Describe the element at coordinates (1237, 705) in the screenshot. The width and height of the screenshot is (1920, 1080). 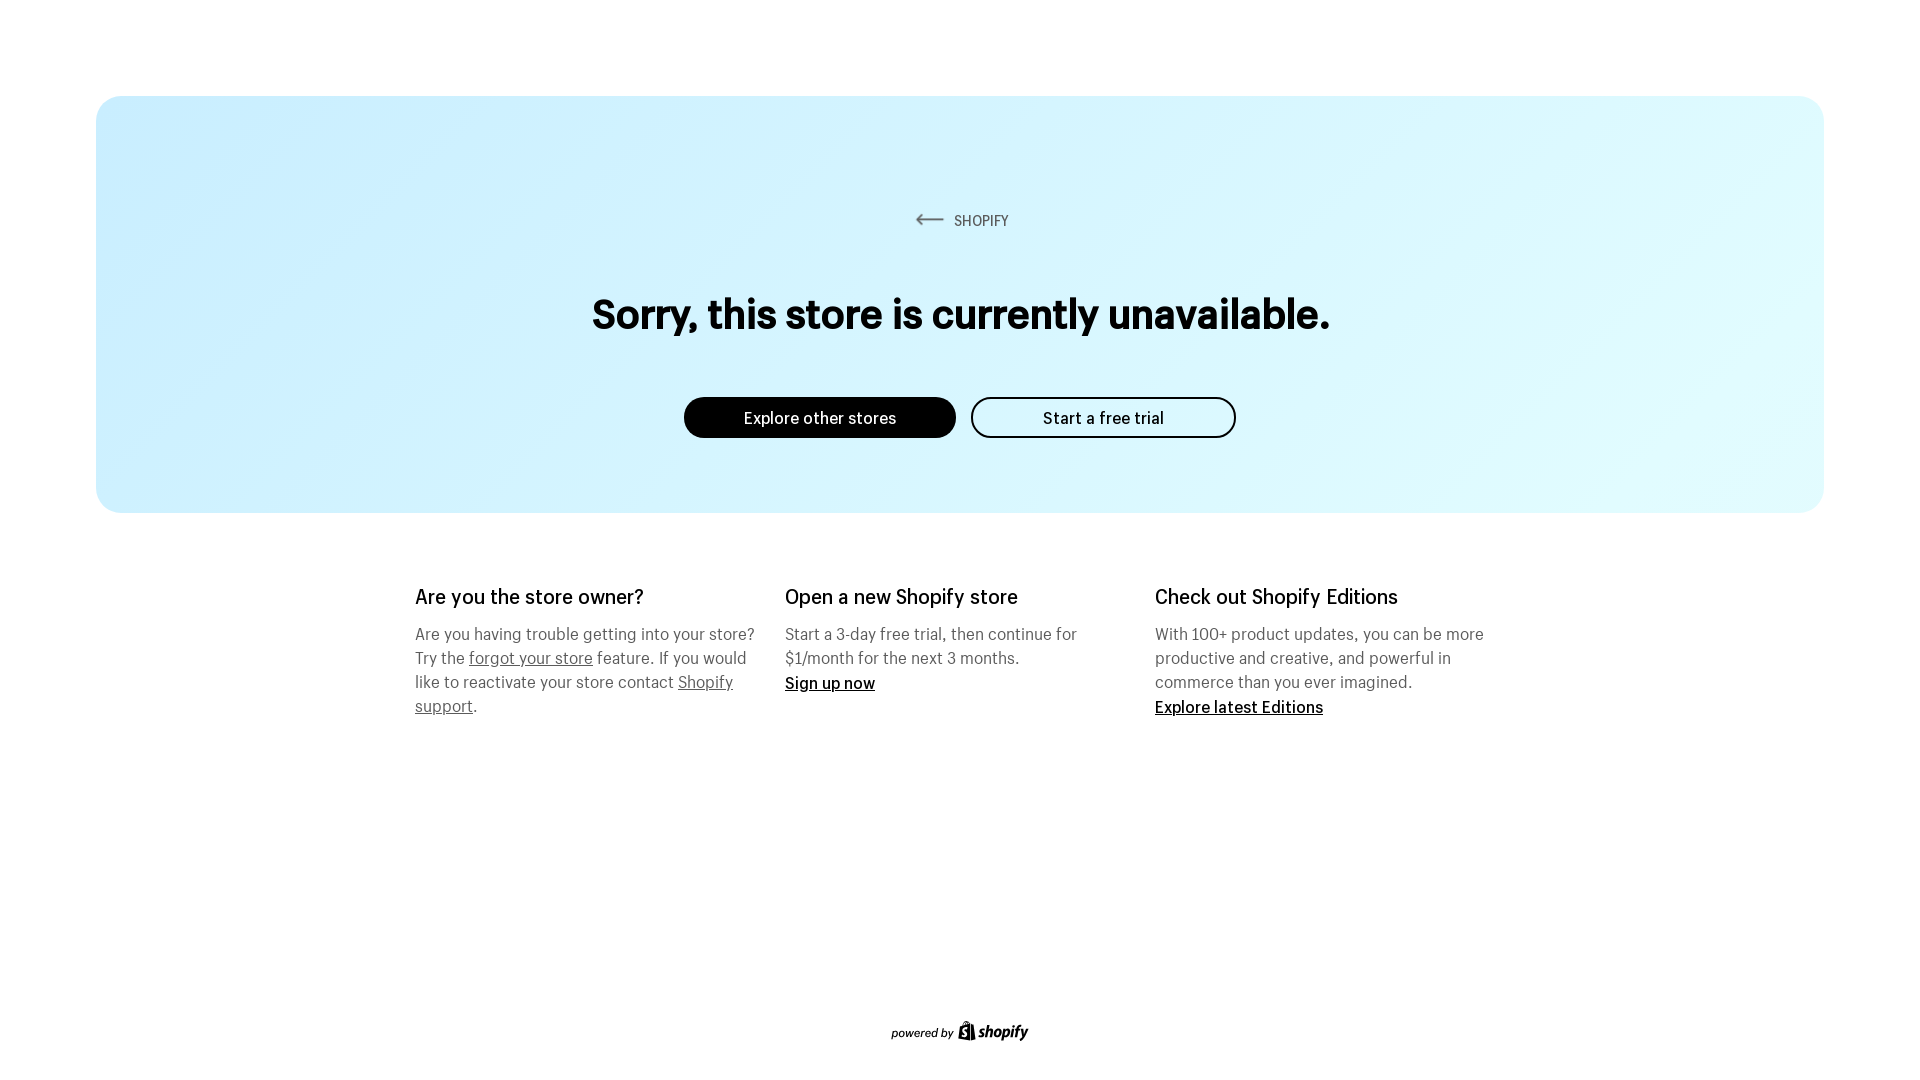
I see `'Explore latest Editions'` at that location.